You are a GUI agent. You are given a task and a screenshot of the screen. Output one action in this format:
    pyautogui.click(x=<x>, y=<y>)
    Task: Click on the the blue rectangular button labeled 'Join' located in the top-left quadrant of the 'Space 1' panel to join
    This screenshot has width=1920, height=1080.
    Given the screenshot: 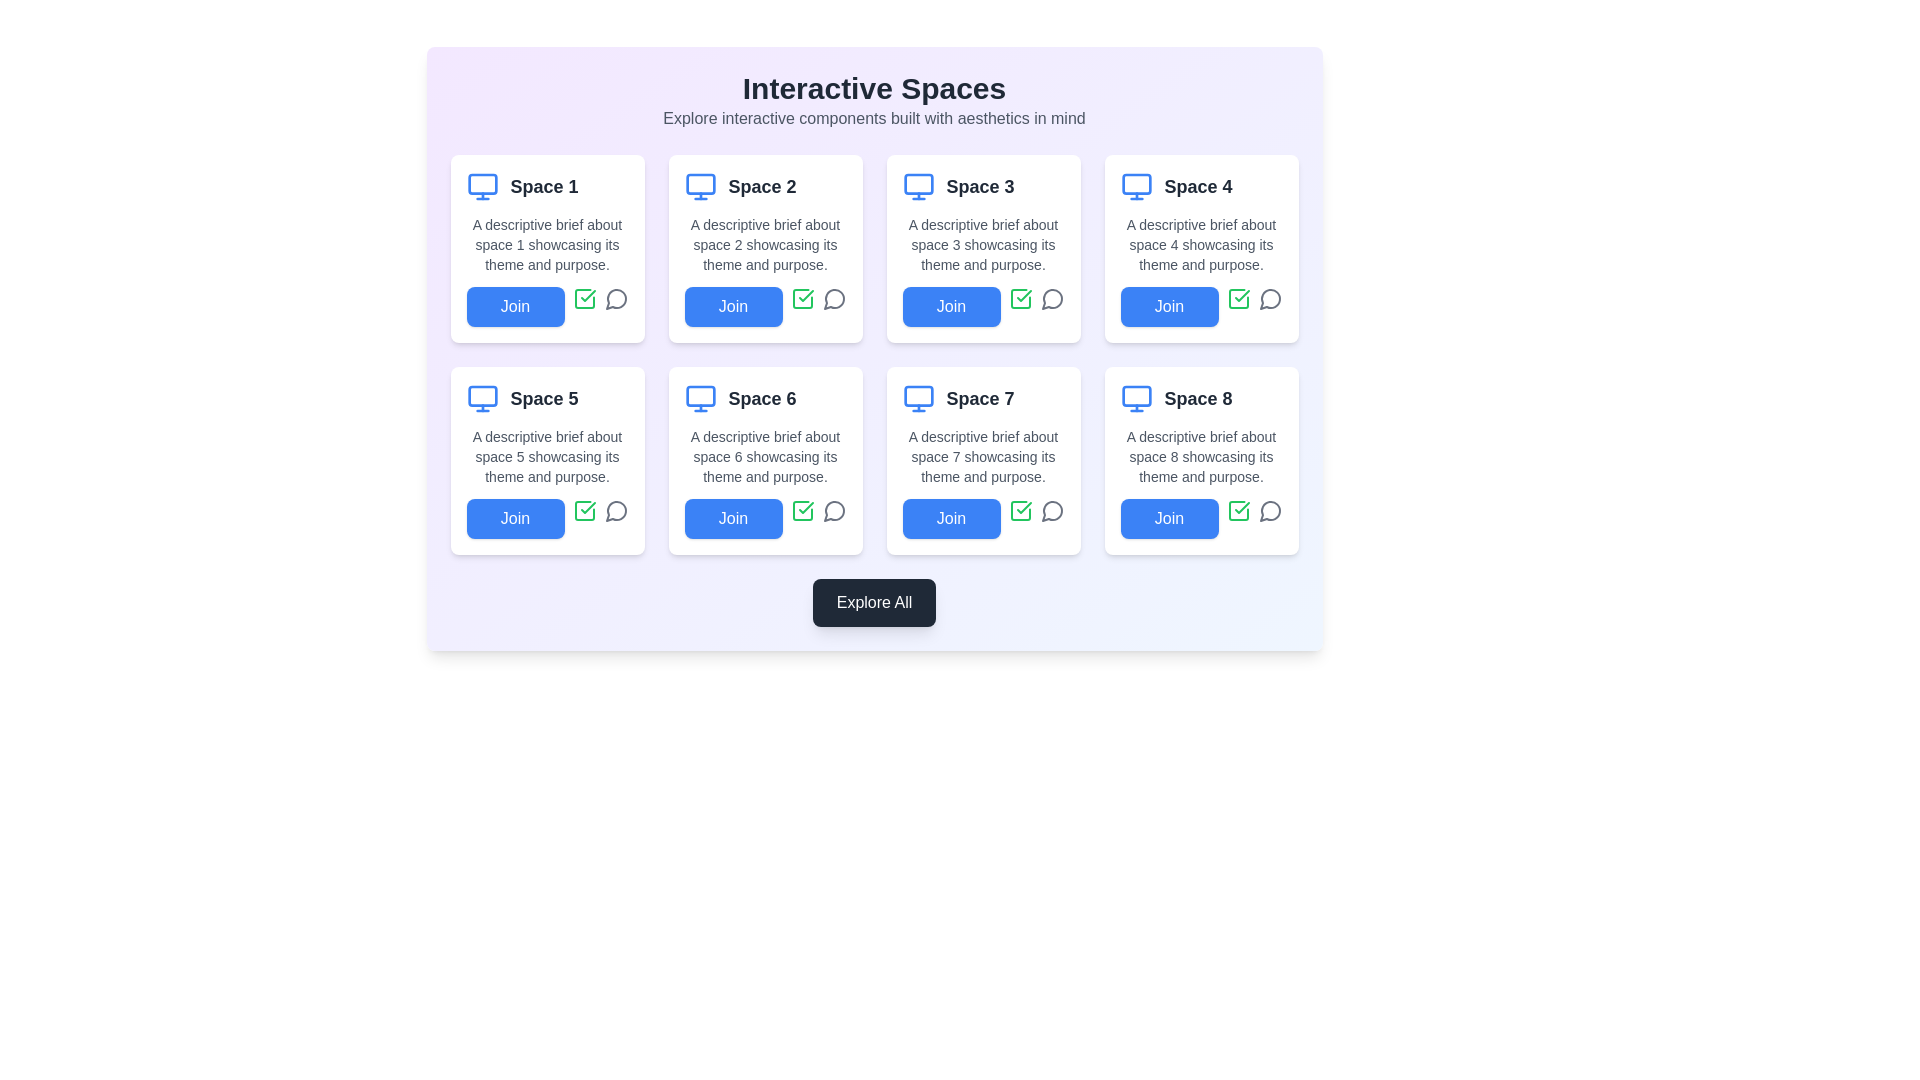 What is the action you would take?
    pyautogui.click(x=515, y=307)
    